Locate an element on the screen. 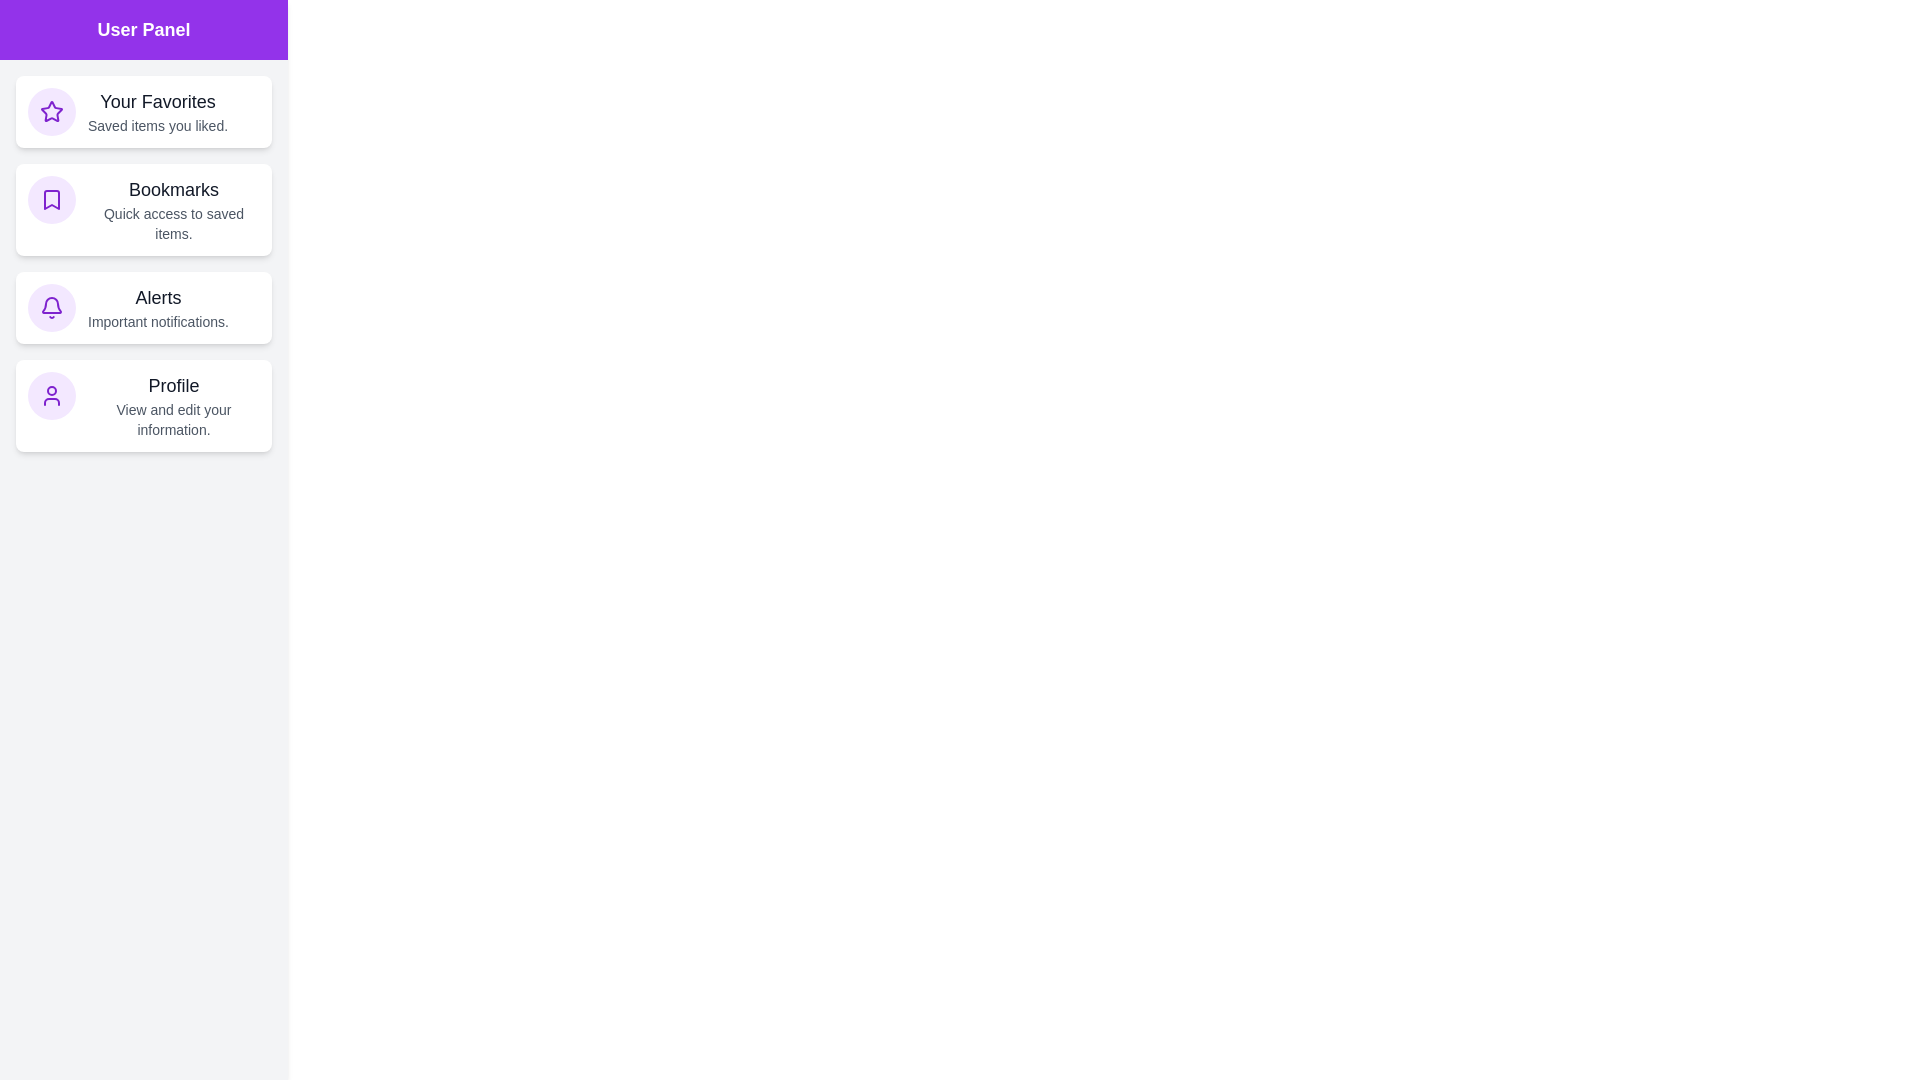 This screenshot has width=1920, height=1080. the Profile section of the UserInteractionDrawer is located at coordinates (143, 405).